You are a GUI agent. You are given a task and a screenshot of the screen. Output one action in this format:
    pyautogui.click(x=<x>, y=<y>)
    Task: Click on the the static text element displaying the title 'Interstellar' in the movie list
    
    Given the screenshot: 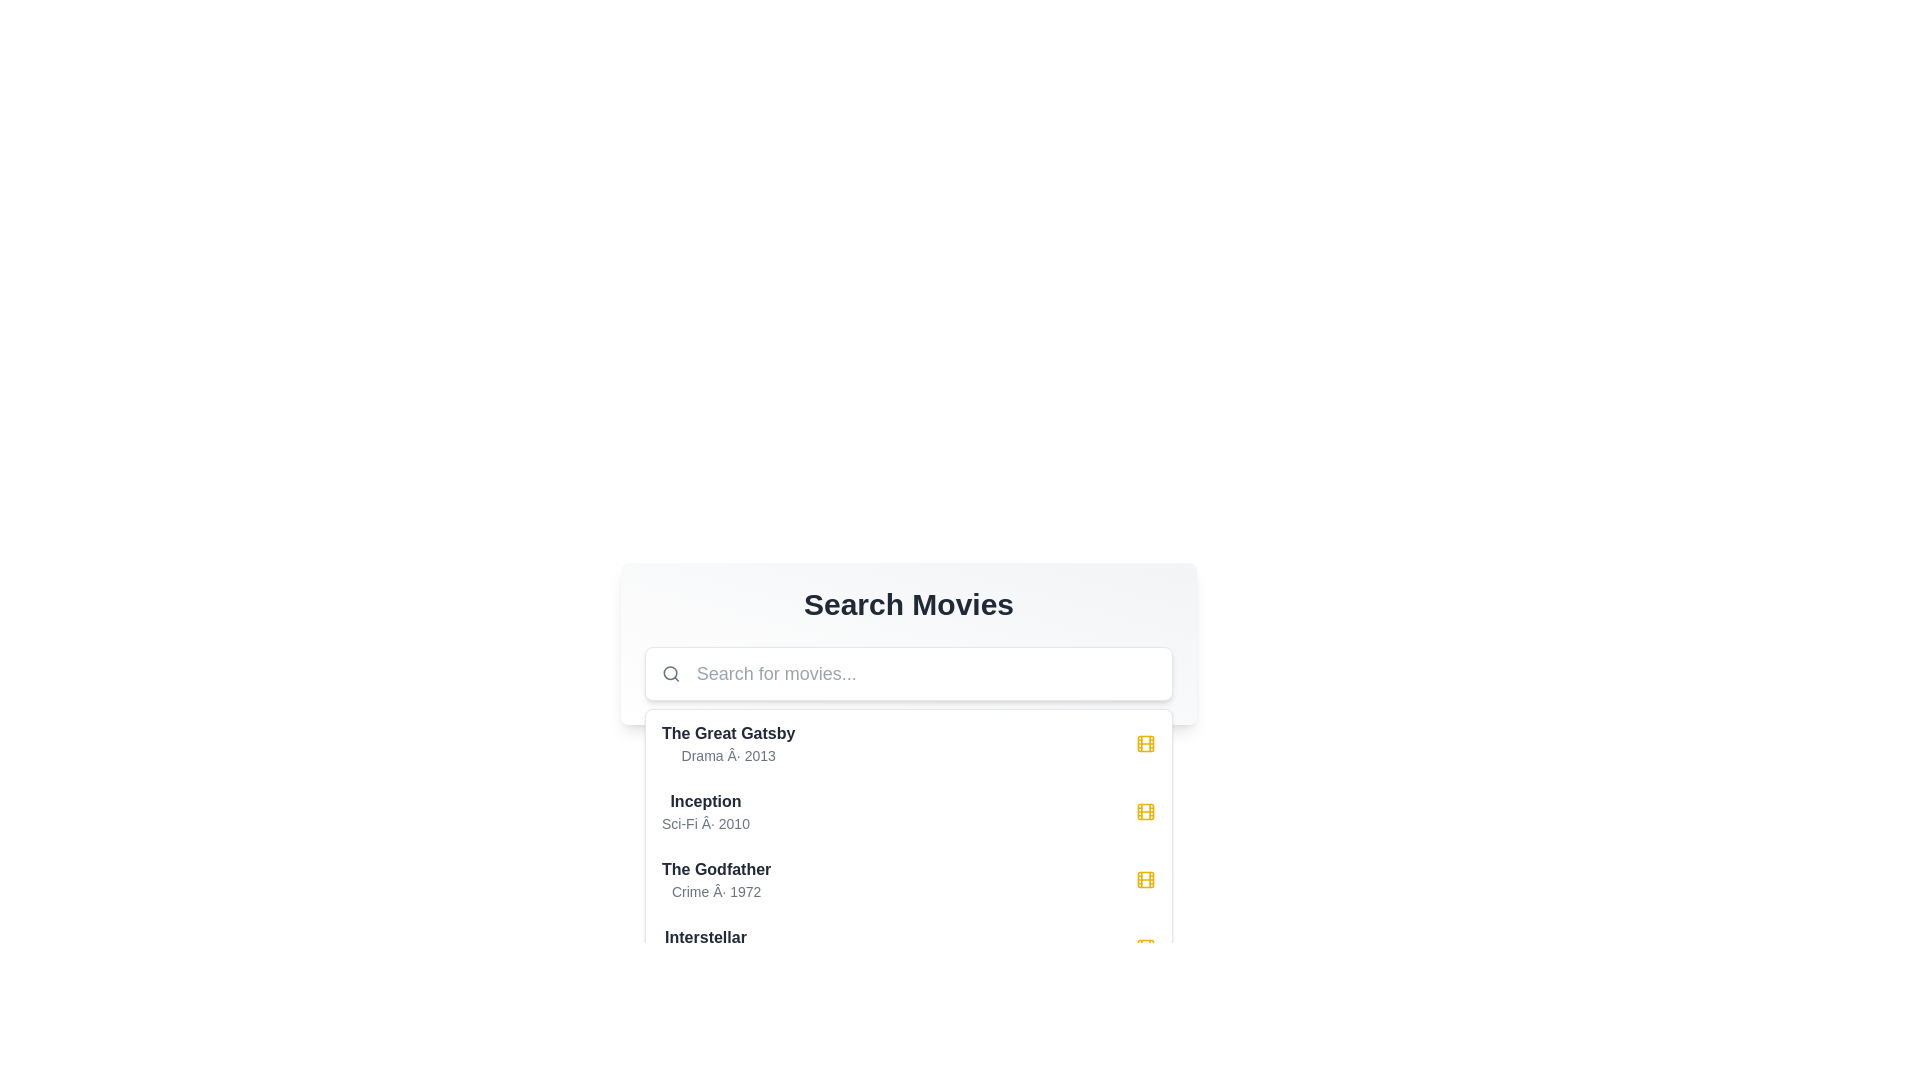 What is the action you would take?
    pyautogui.click(x=705, y=937)
    